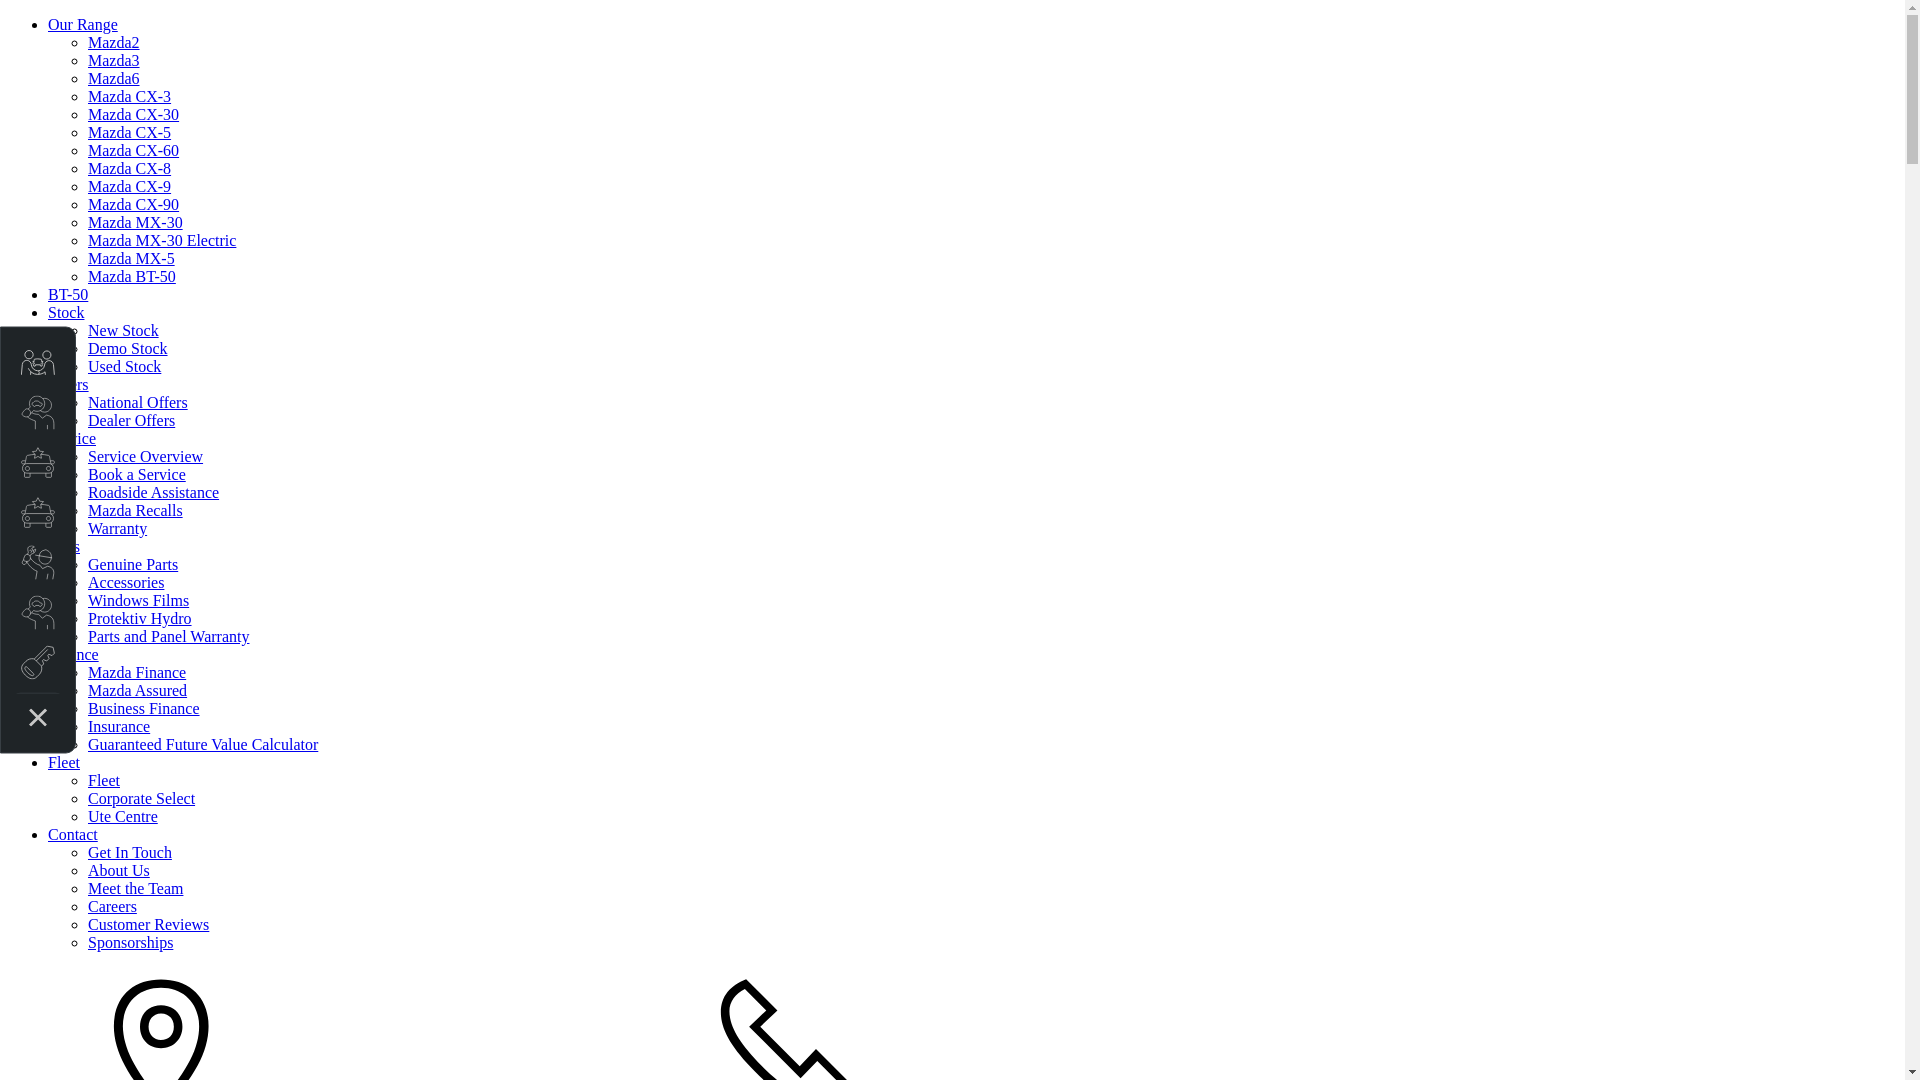 This screenshot has width=1920, height=1080. I want to click on 'About Us', so click(118, 869).